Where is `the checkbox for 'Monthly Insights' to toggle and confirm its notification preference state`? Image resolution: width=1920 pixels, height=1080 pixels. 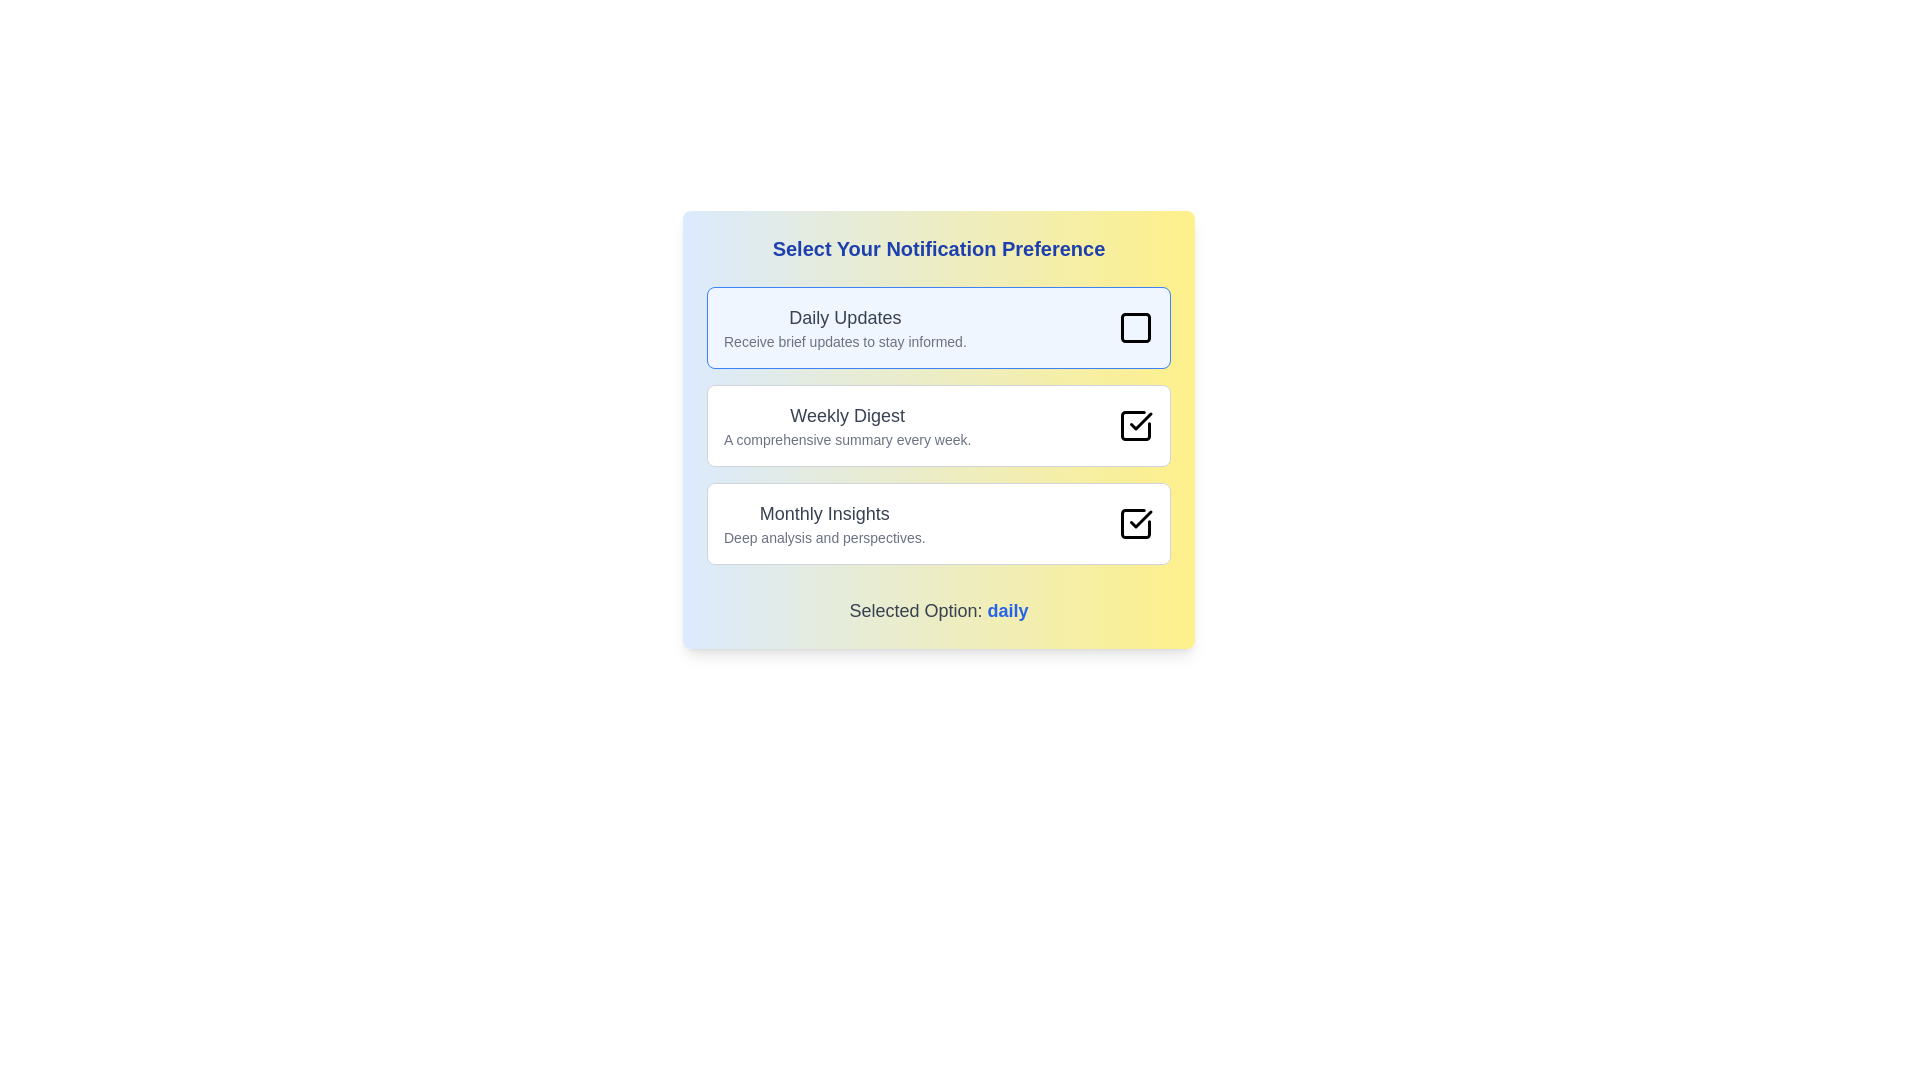 the checkbox for 'Monthly Insights' to toggle and confirm its notification preference state is located at coordinates (1136, 523).